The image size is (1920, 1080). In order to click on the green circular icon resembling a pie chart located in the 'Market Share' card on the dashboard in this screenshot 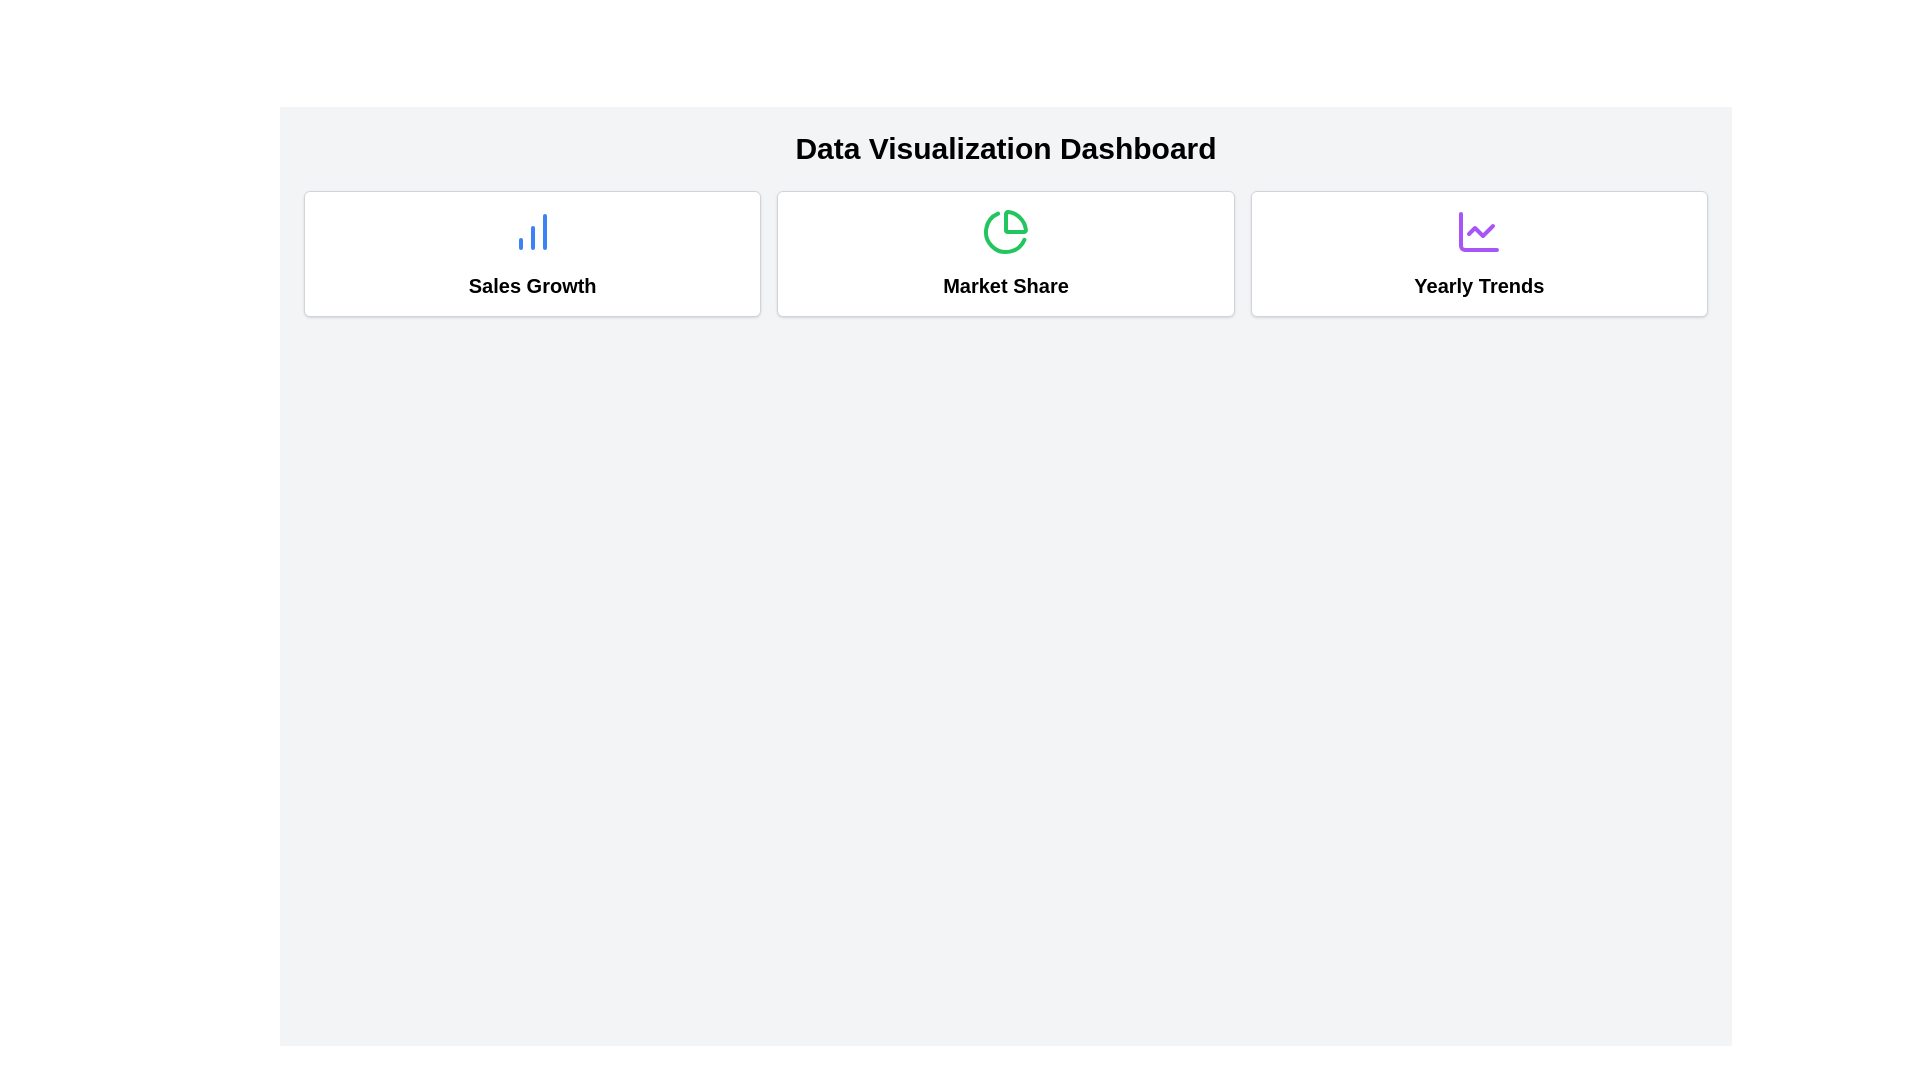, I will do `click(1006, 230)`.